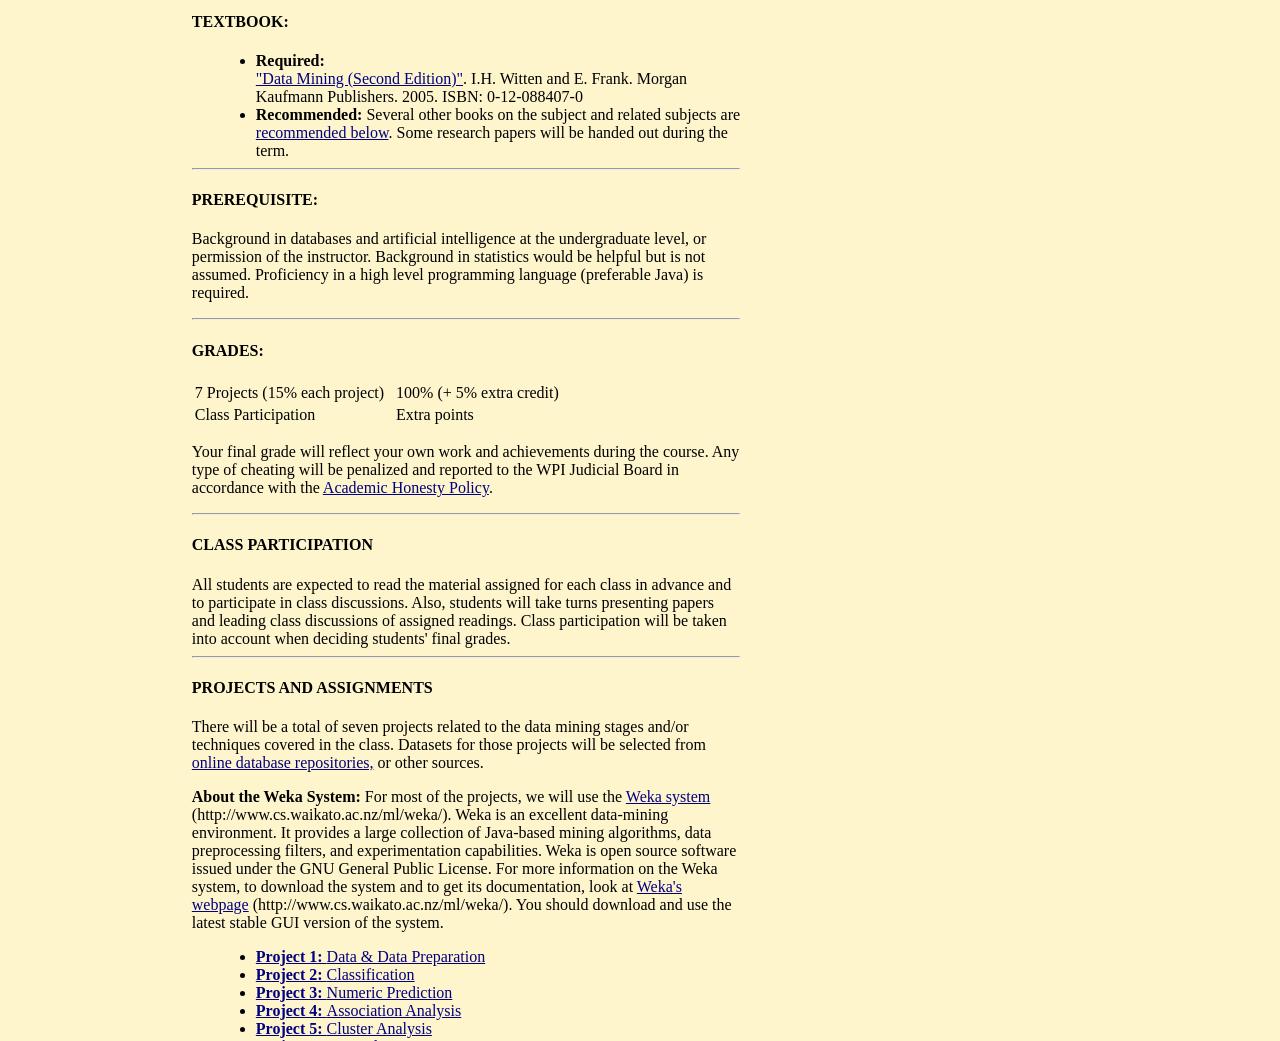  What do you see at coordinates (476, 391) in the screenshot?
I see `'100% (+ 5% extra credit)'` at bounding box center [476, 391].